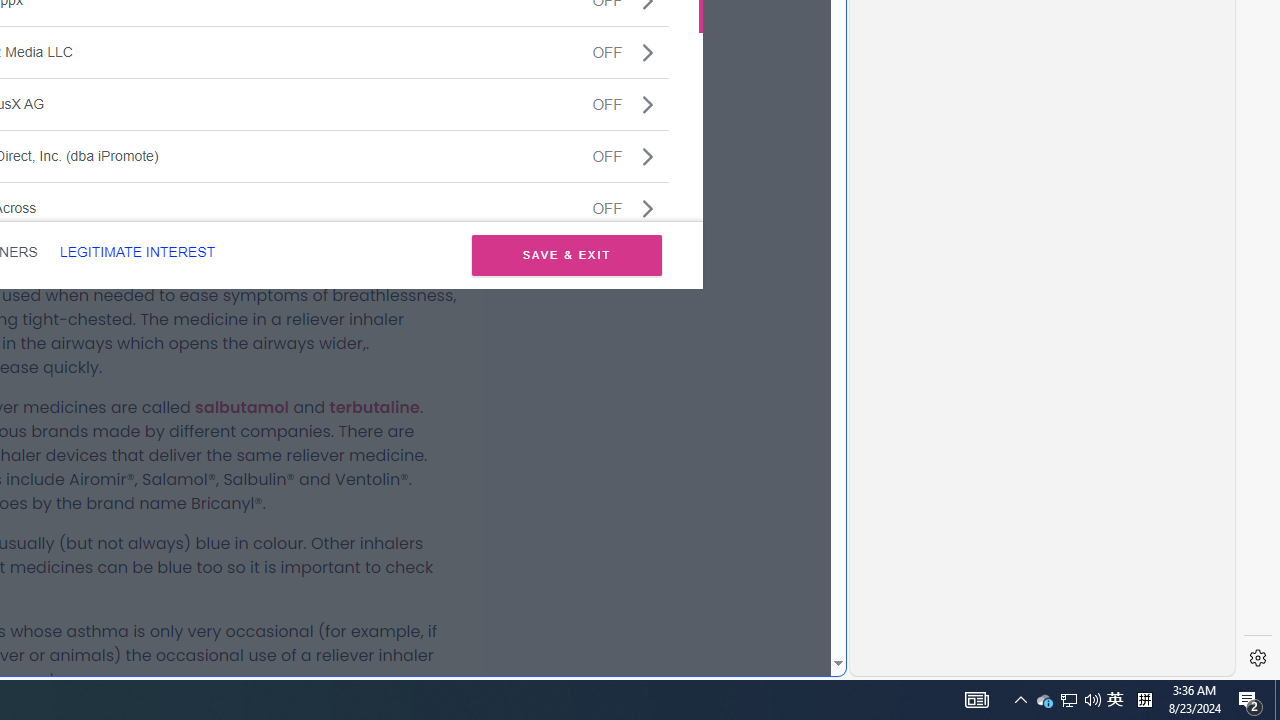 This screenshot has width=1280, height=720. Describe the element at coordinates (566, 254) in the screenshot. I see `'SAVE & EXIT'` at that location.